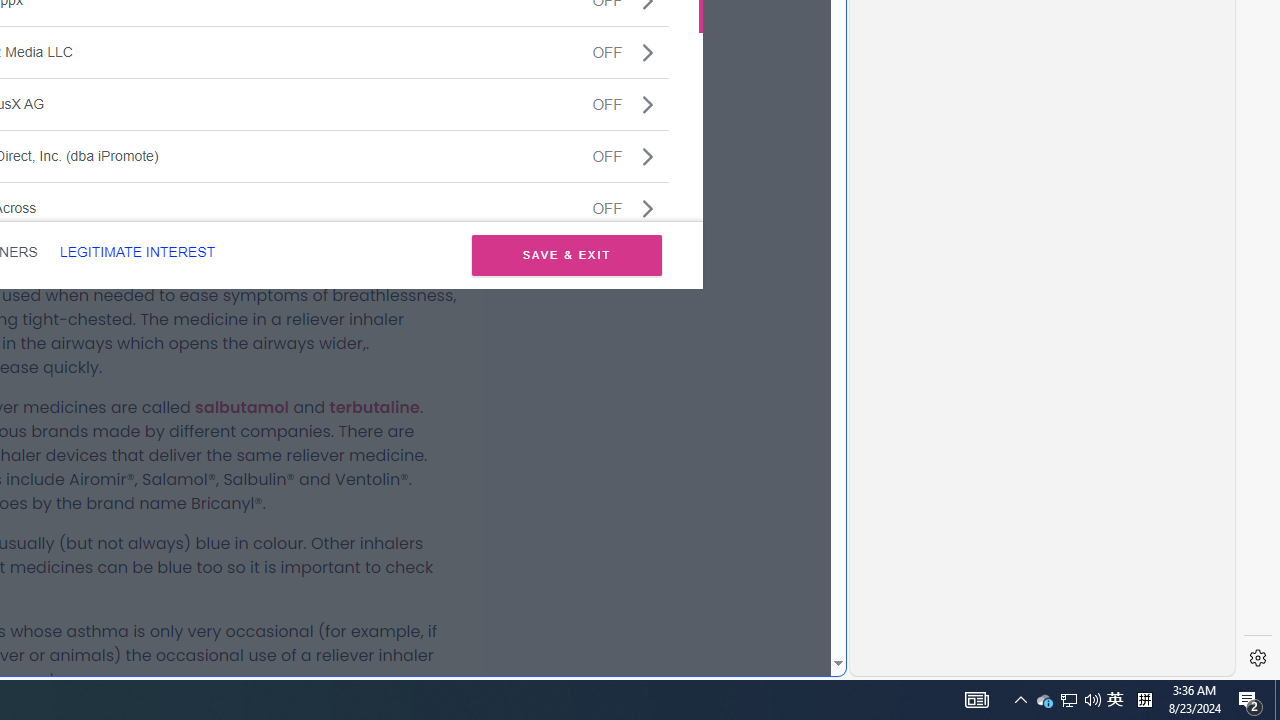 This screenshot has width=1280, height=720. Describe the element at coordinates (566, 254) in the screenshot. I see `'SAVE & EXIT'` at that location.